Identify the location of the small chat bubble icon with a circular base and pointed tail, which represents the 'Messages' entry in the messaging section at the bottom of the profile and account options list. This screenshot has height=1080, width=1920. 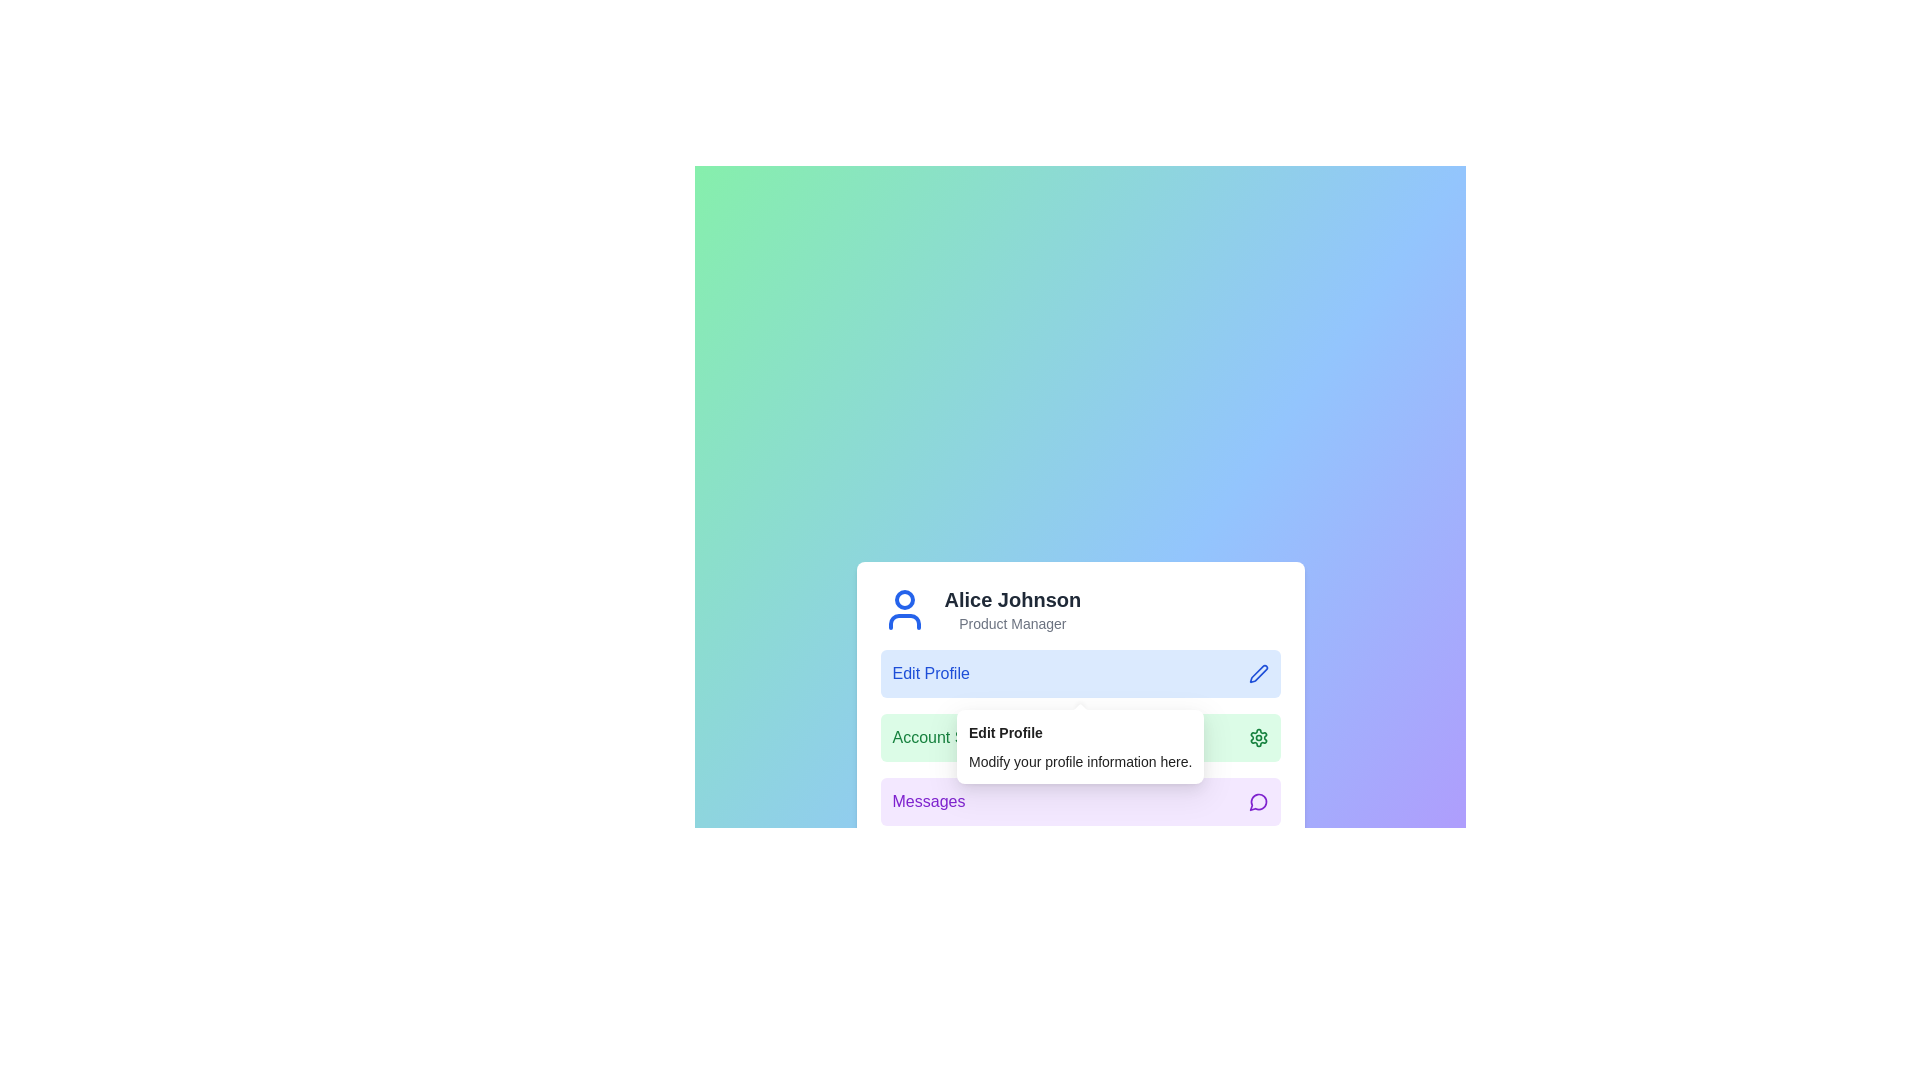
(1257, 801).